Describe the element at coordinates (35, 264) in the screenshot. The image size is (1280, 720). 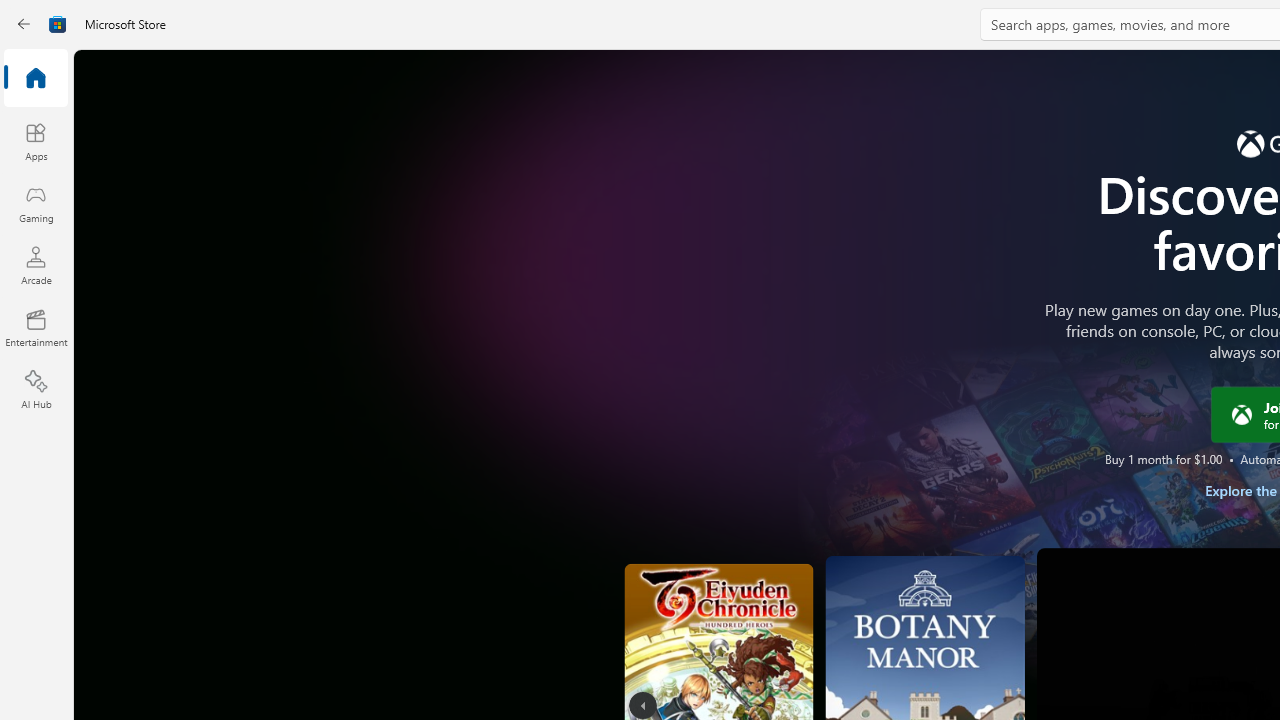
I see `'Arcade'` at that location.